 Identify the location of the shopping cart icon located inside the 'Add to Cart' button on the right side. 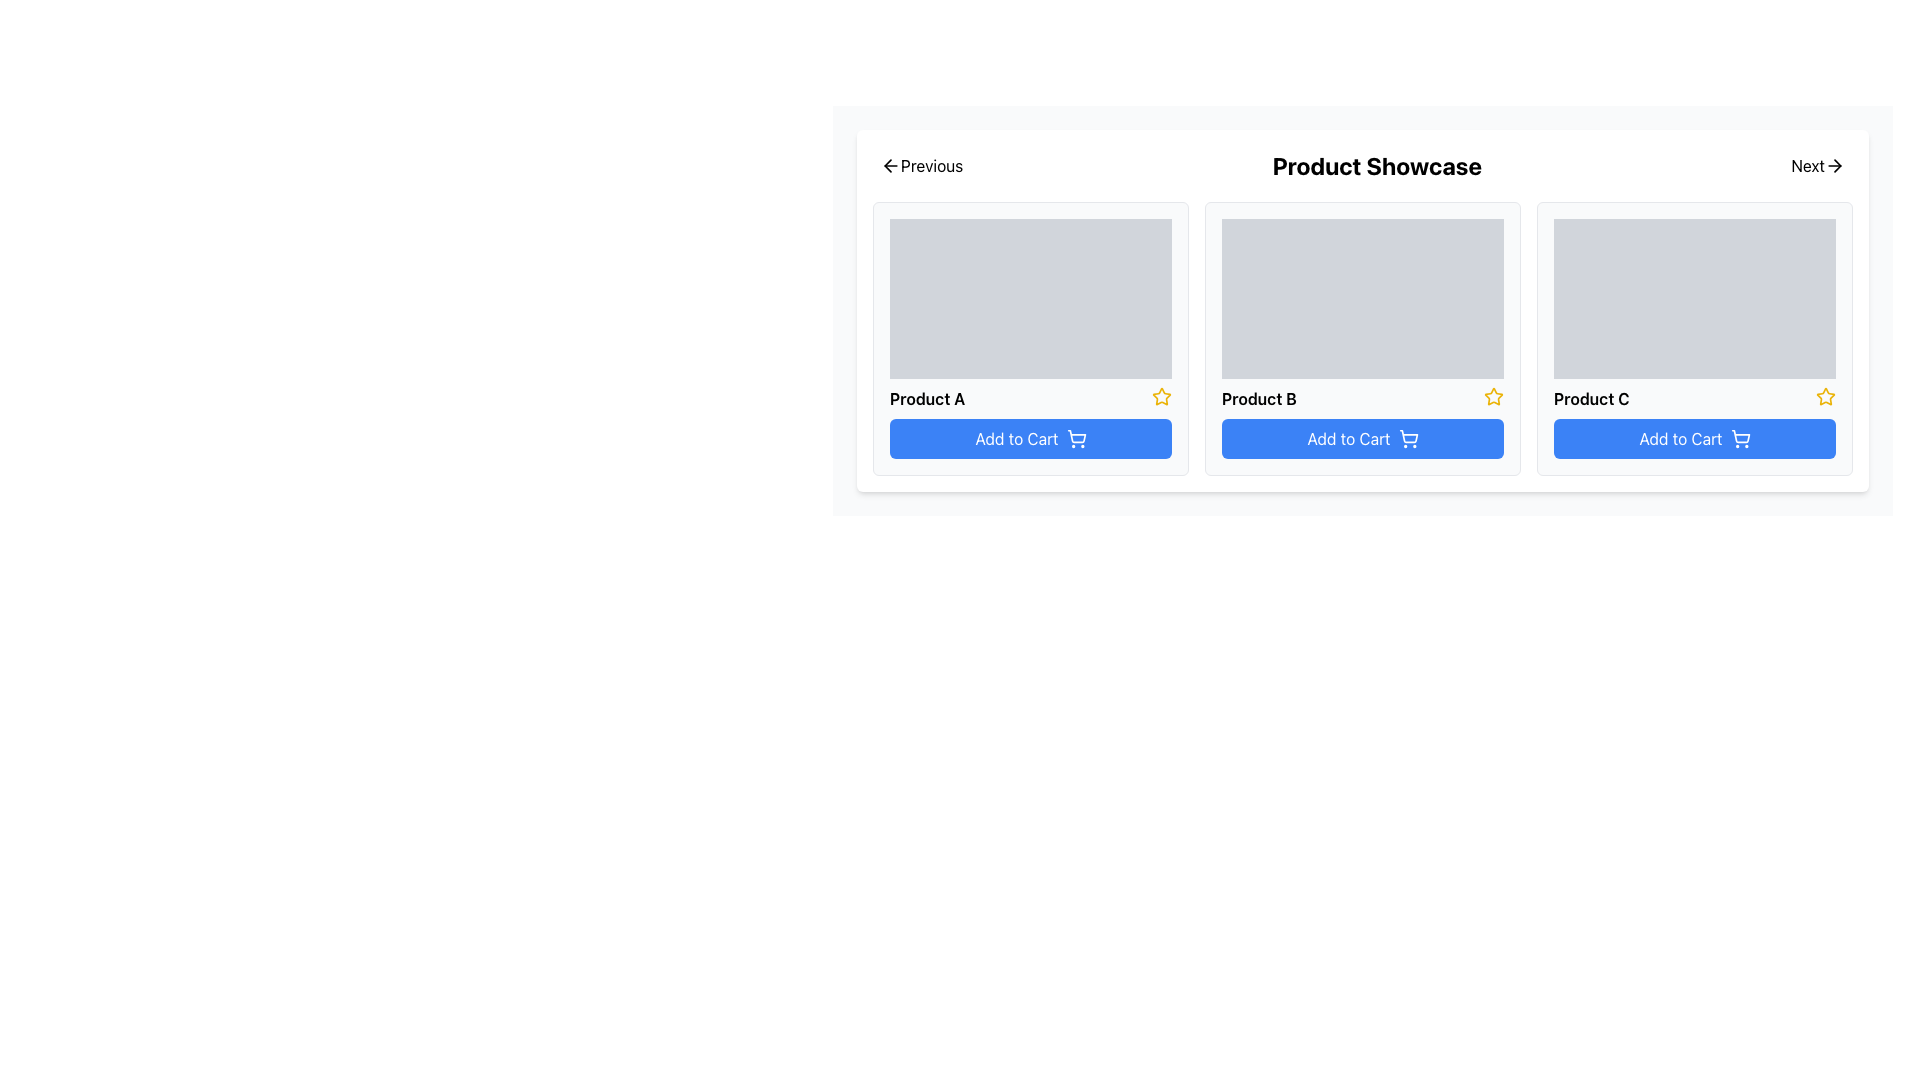
(1075, 438).